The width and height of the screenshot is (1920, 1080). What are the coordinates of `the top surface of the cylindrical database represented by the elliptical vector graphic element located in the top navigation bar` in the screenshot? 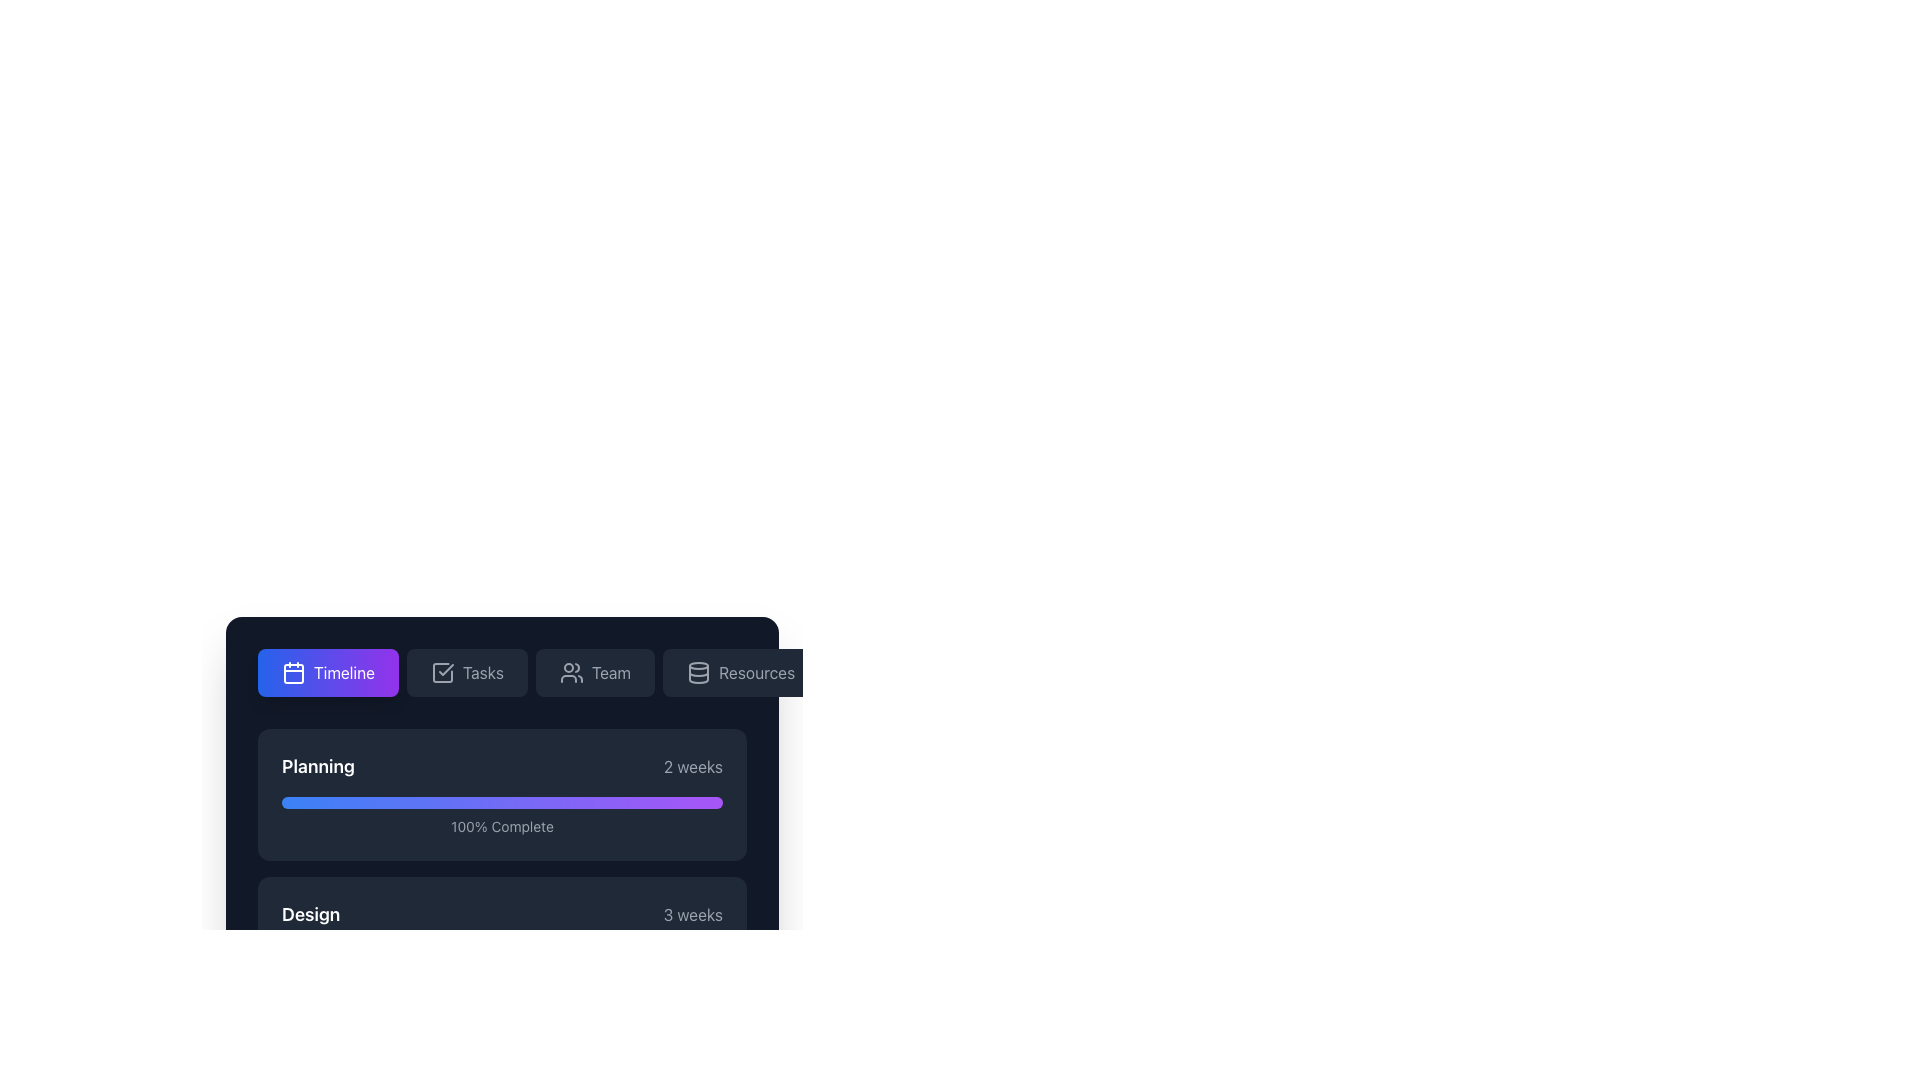 It's located at (699, 666).